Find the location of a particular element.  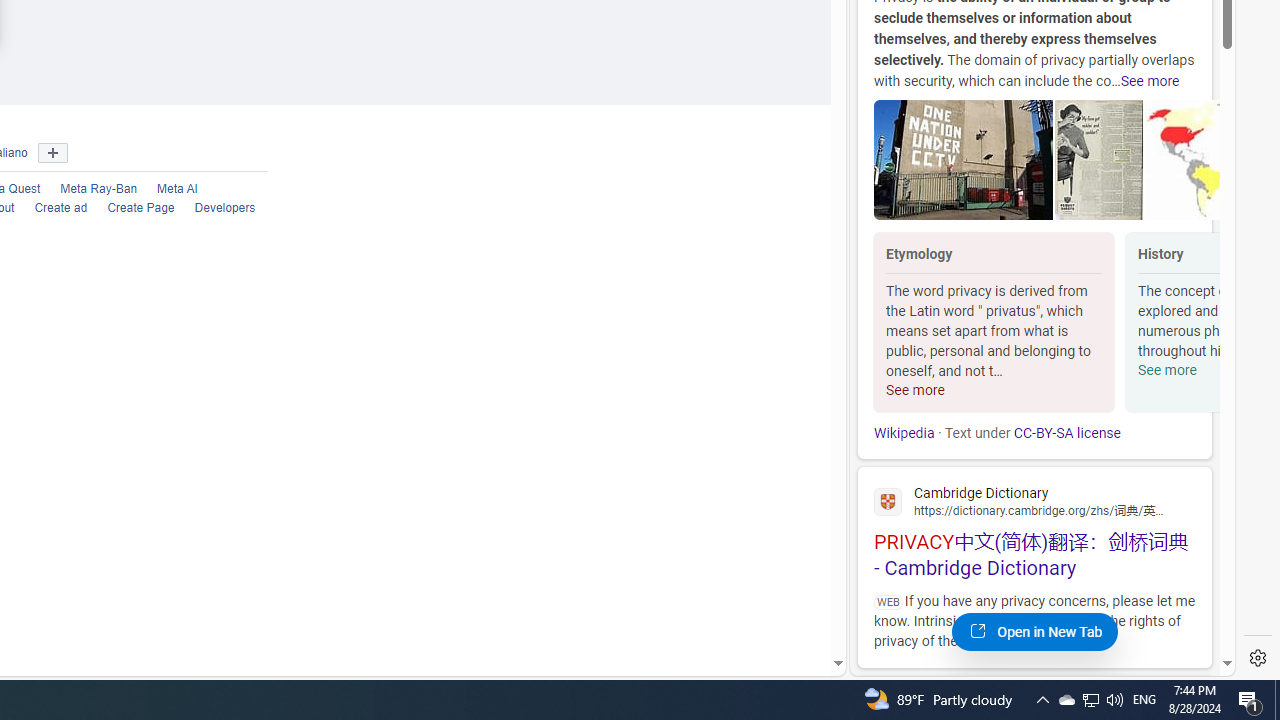

'Show more languages' is located at coordinates (52, 152).